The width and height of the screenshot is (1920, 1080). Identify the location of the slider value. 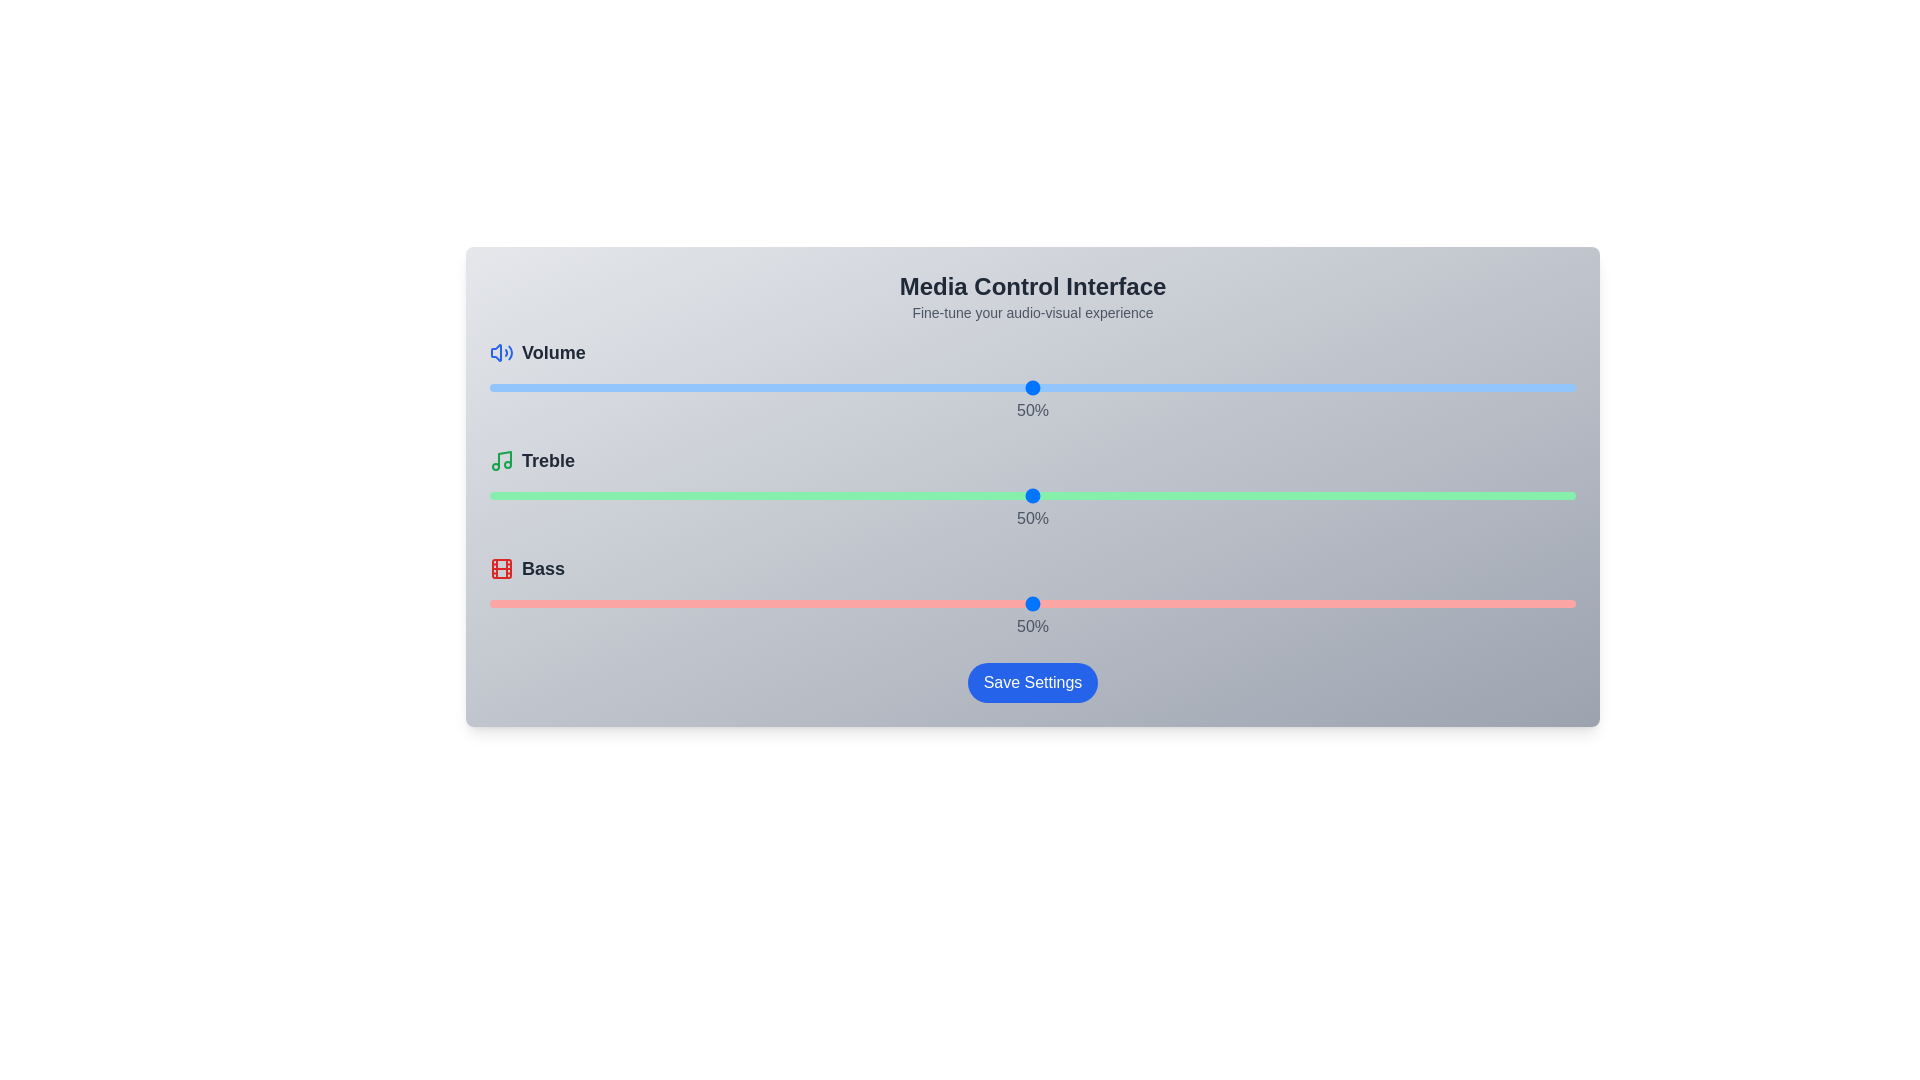
(1553, 388).